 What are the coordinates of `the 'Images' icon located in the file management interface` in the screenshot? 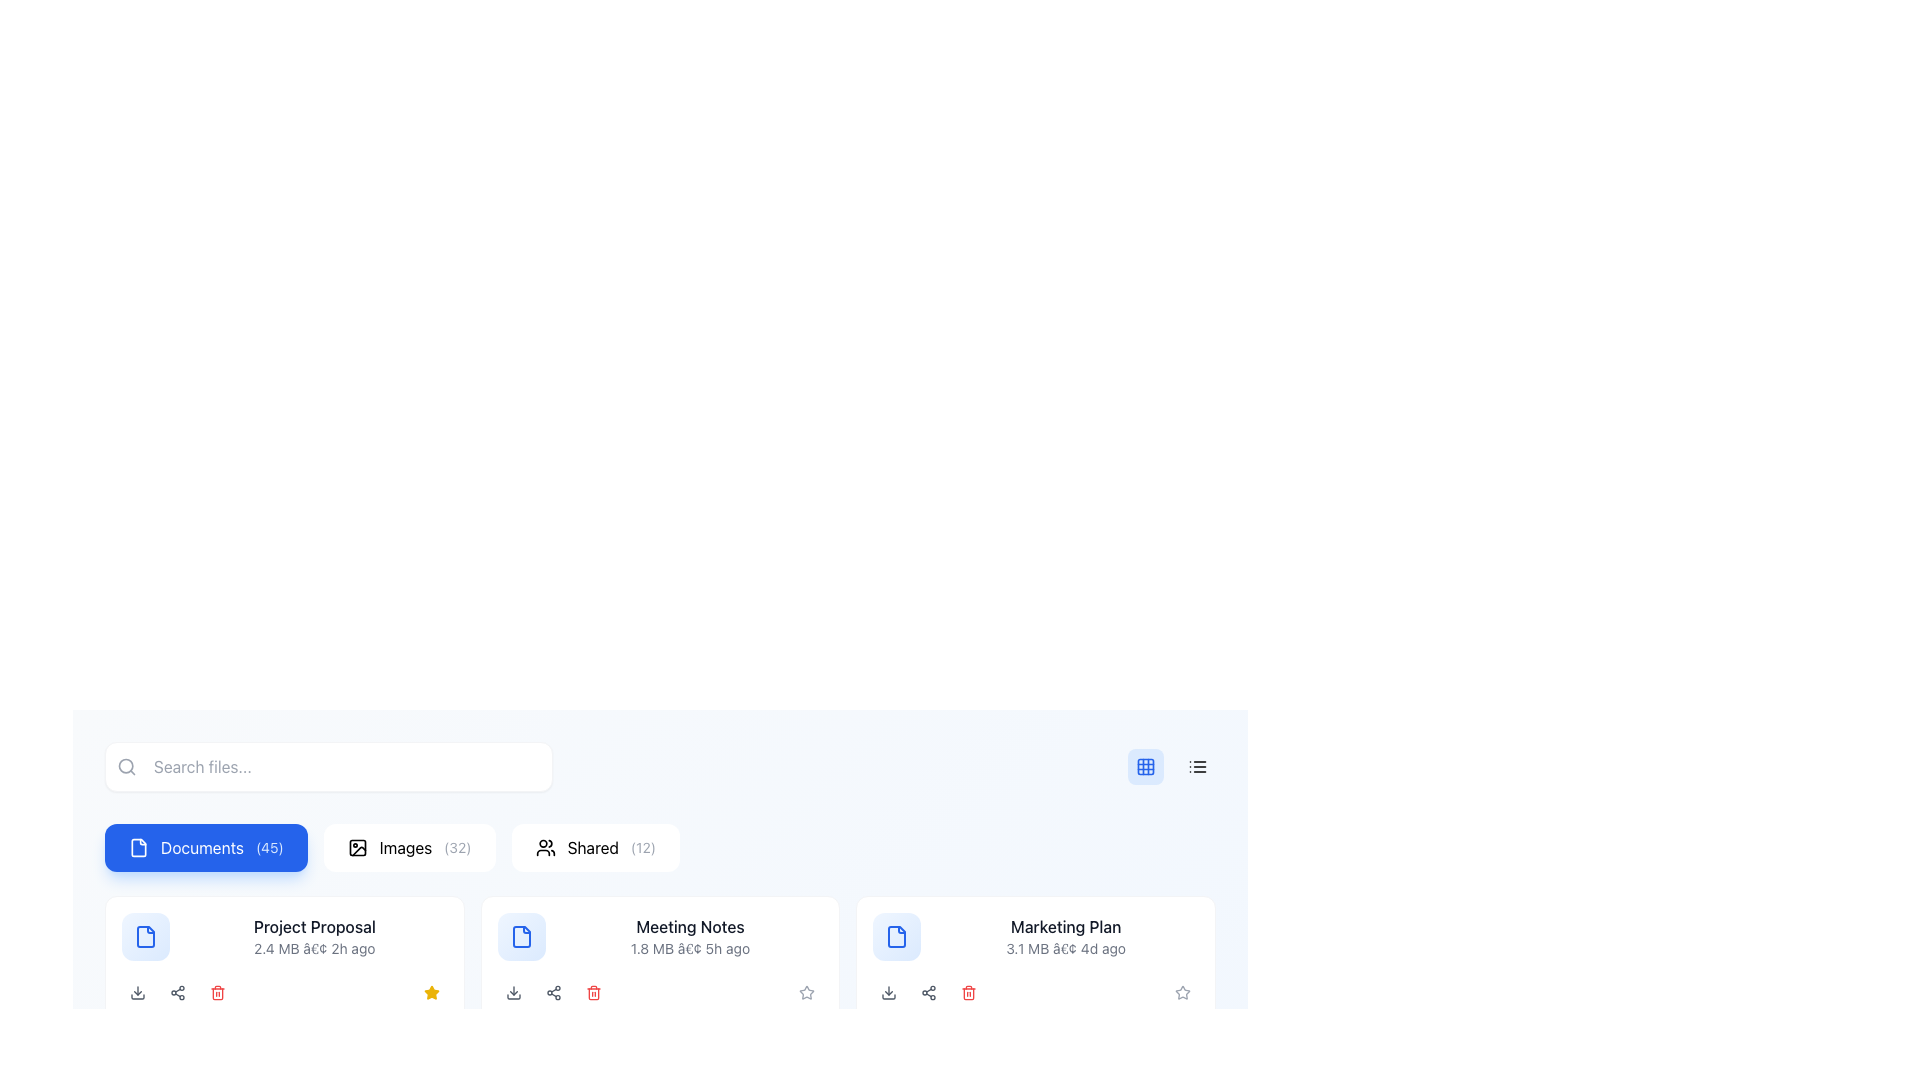 It's located at (357, 848).